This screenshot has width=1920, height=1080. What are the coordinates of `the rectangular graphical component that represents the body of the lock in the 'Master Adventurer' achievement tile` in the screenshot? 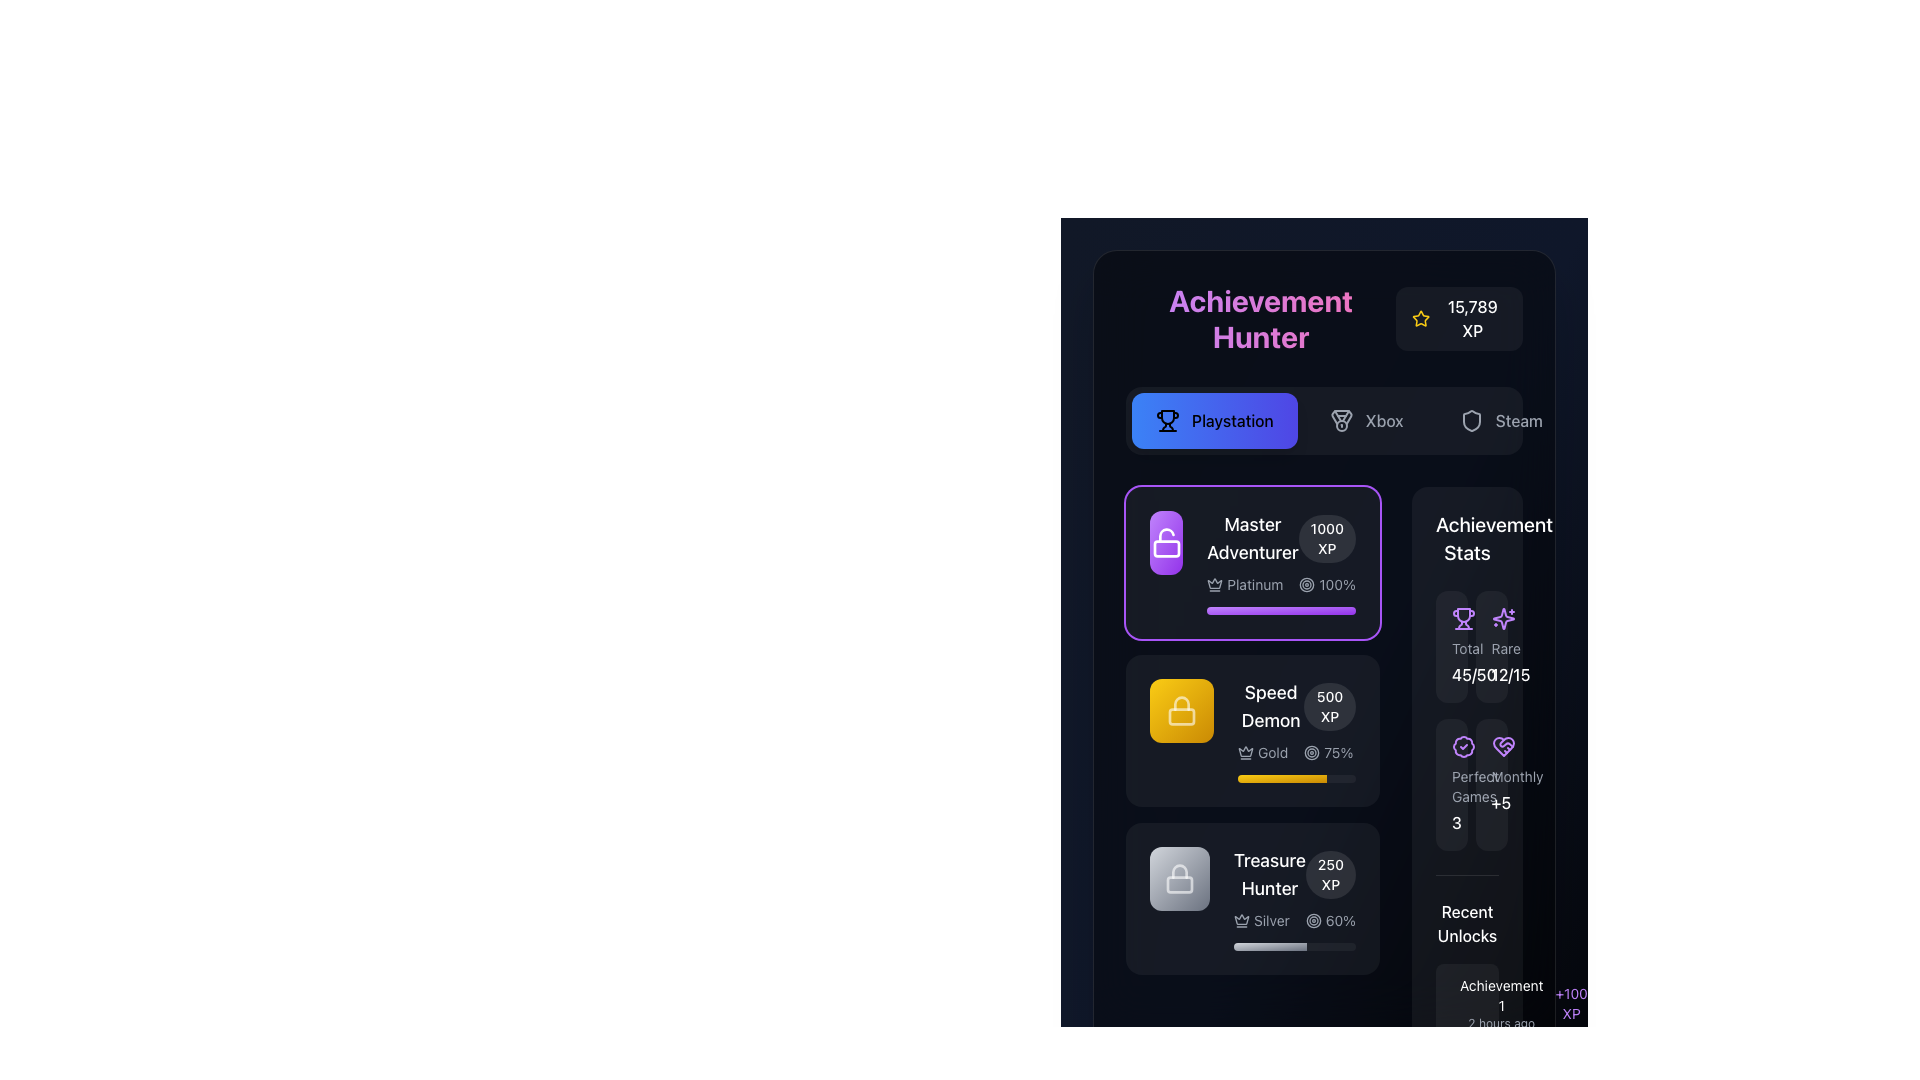 It's located at (1181, 716).